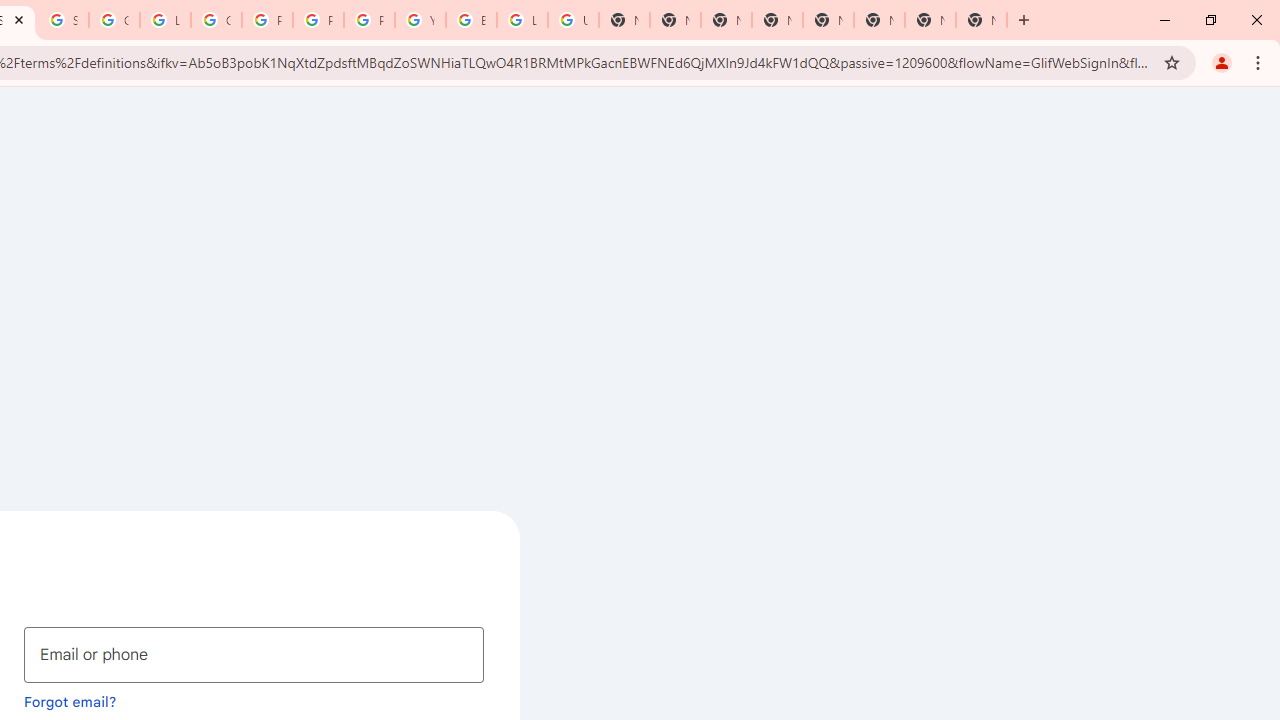 The image size is (1280, 720). Describe the element at coordinates (317, 20) in the screenshot. I see `'Privacy Help Center - Policies Help'` at that location.